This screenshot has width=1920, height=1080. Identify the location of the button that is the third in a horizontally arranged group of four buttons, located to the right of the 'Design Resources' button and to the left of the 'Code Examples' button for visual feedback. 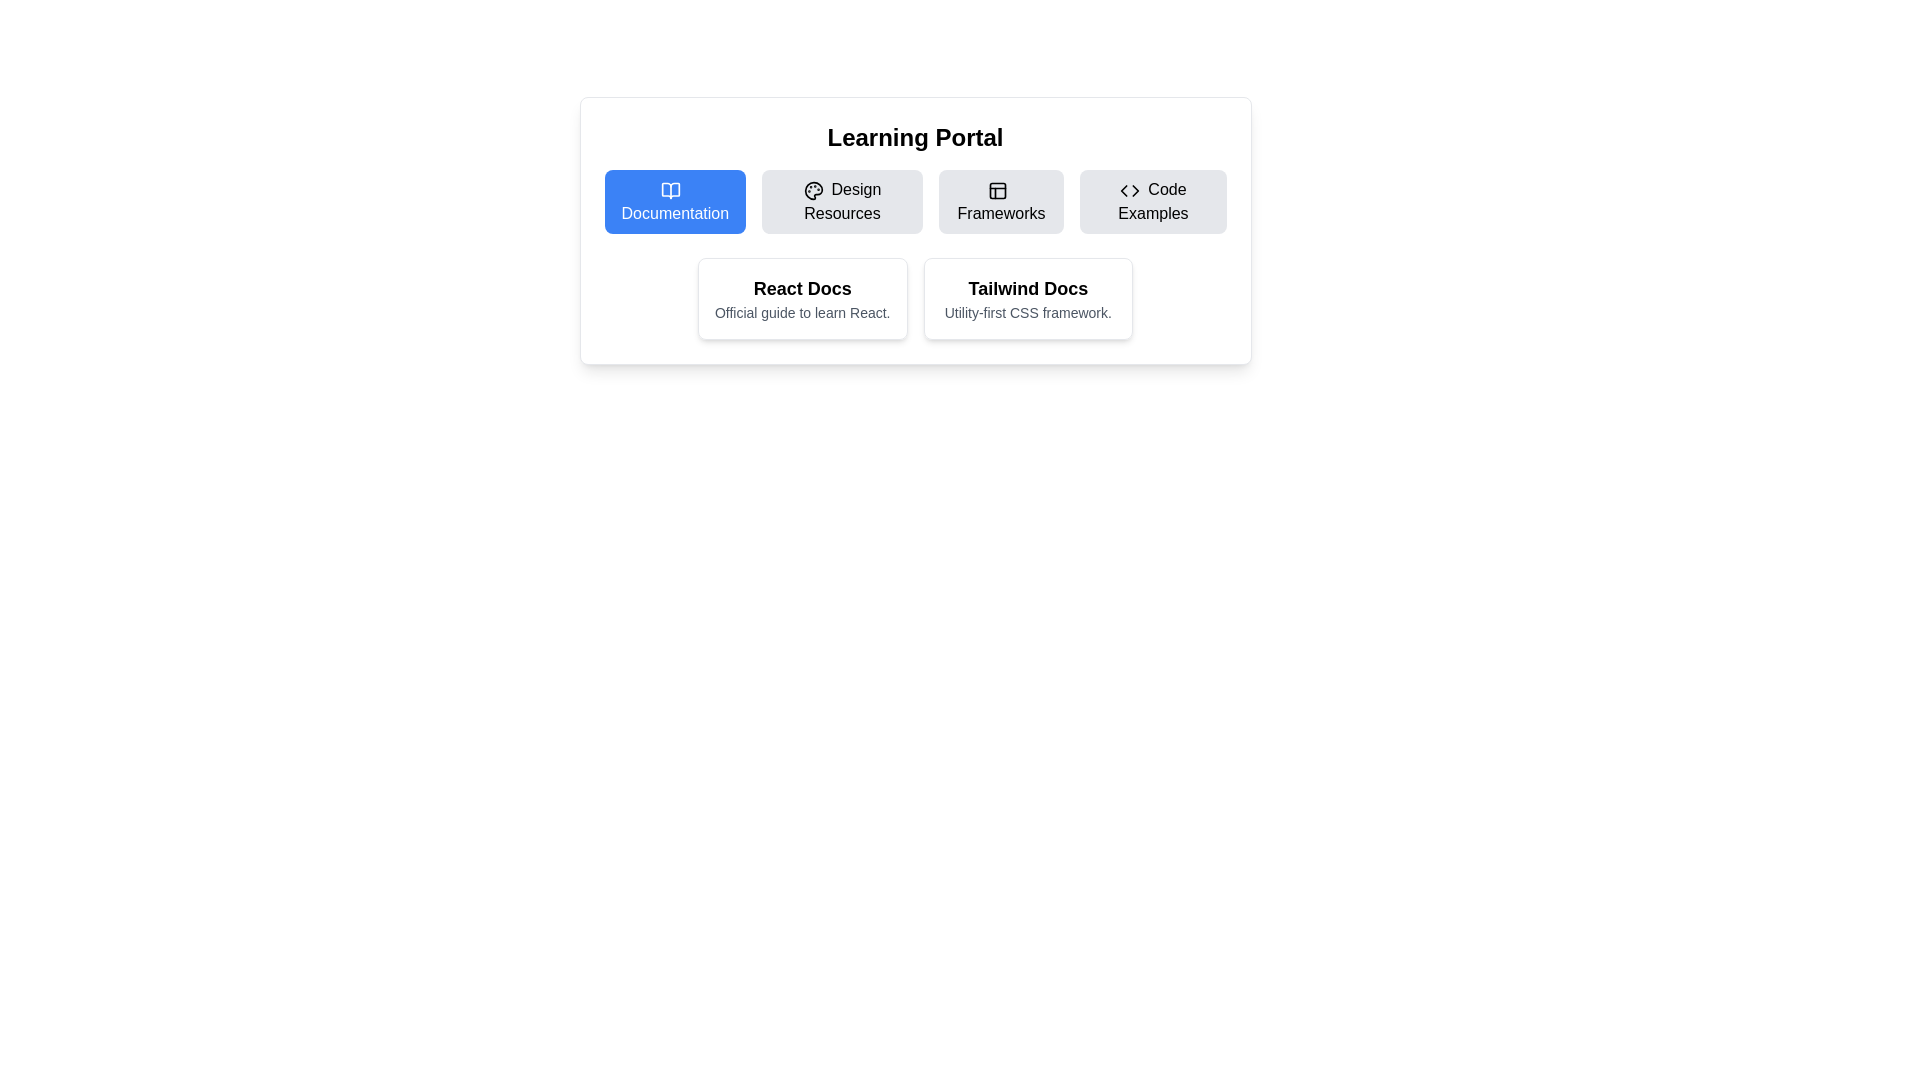
(1001, 201).